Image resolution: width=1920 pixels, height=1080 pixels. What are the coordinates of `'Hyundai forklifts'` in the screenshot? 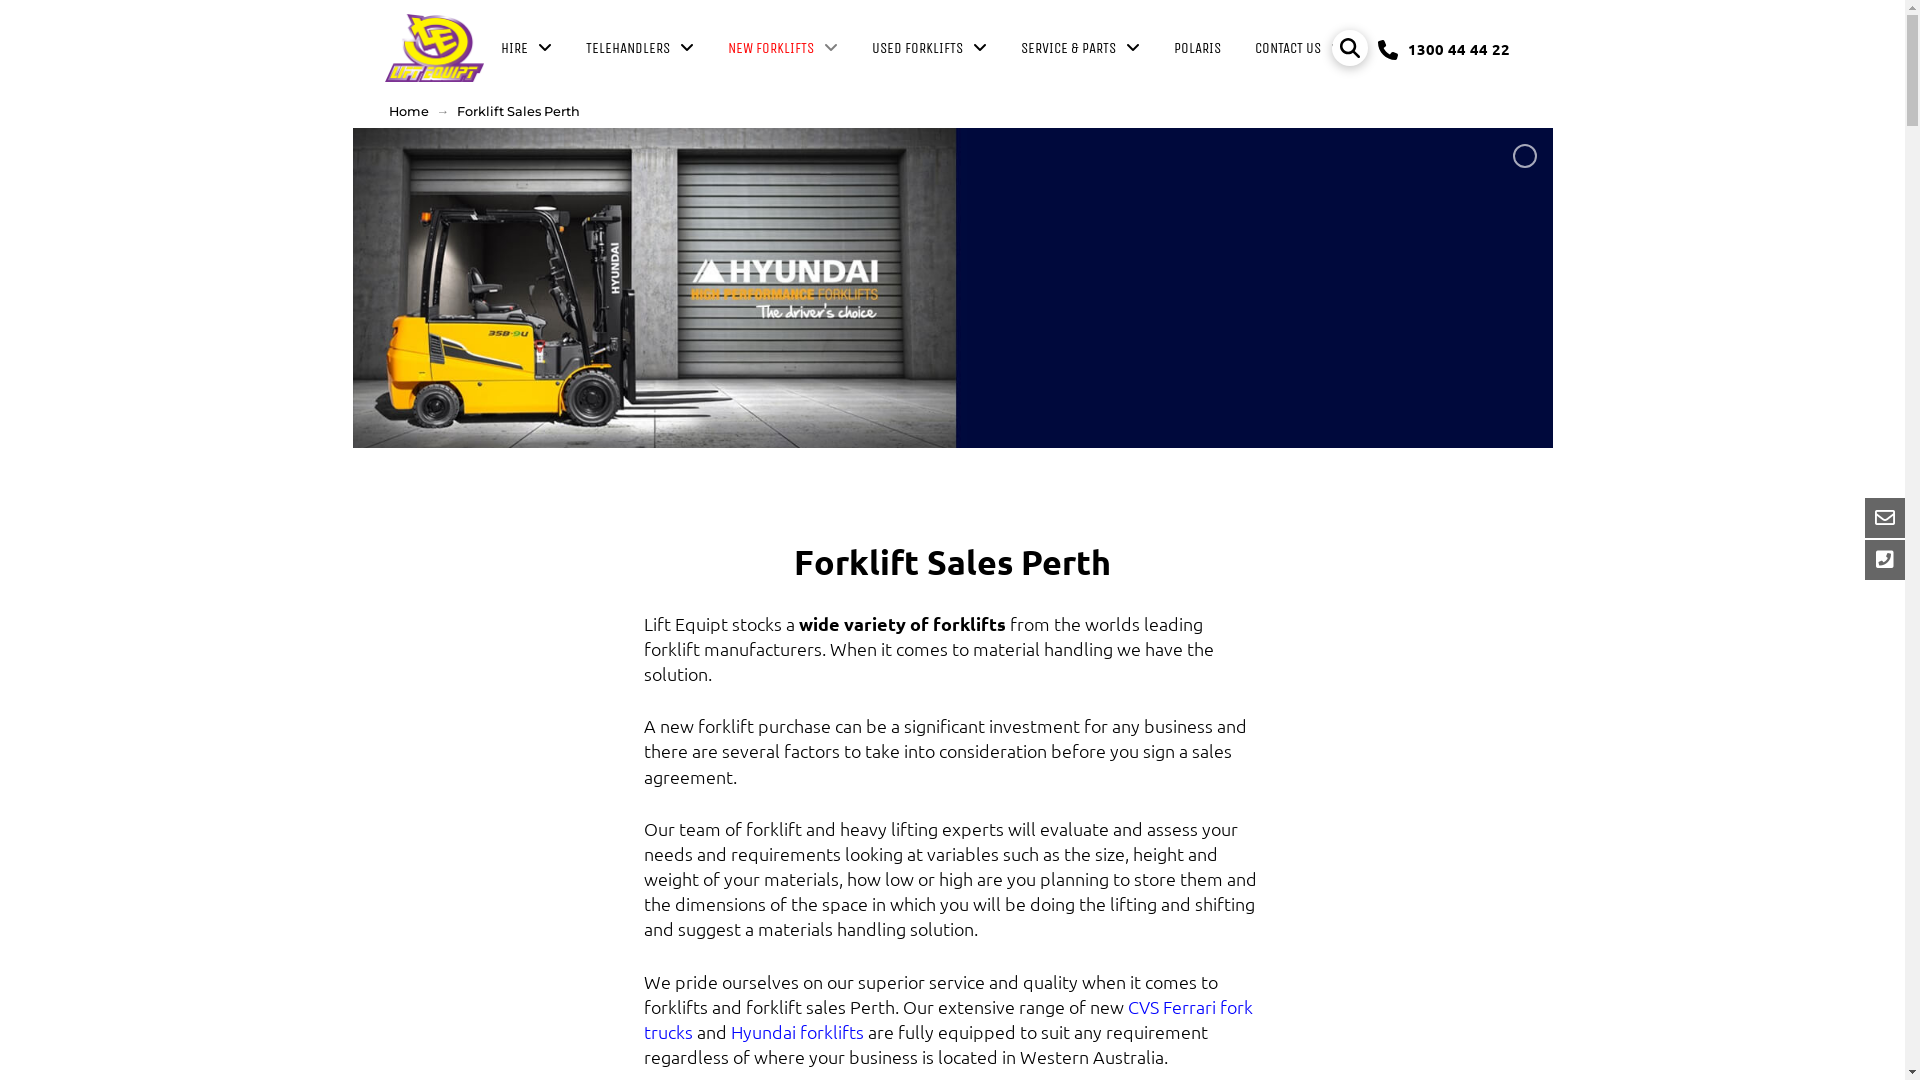 It's located at (796, 1031).